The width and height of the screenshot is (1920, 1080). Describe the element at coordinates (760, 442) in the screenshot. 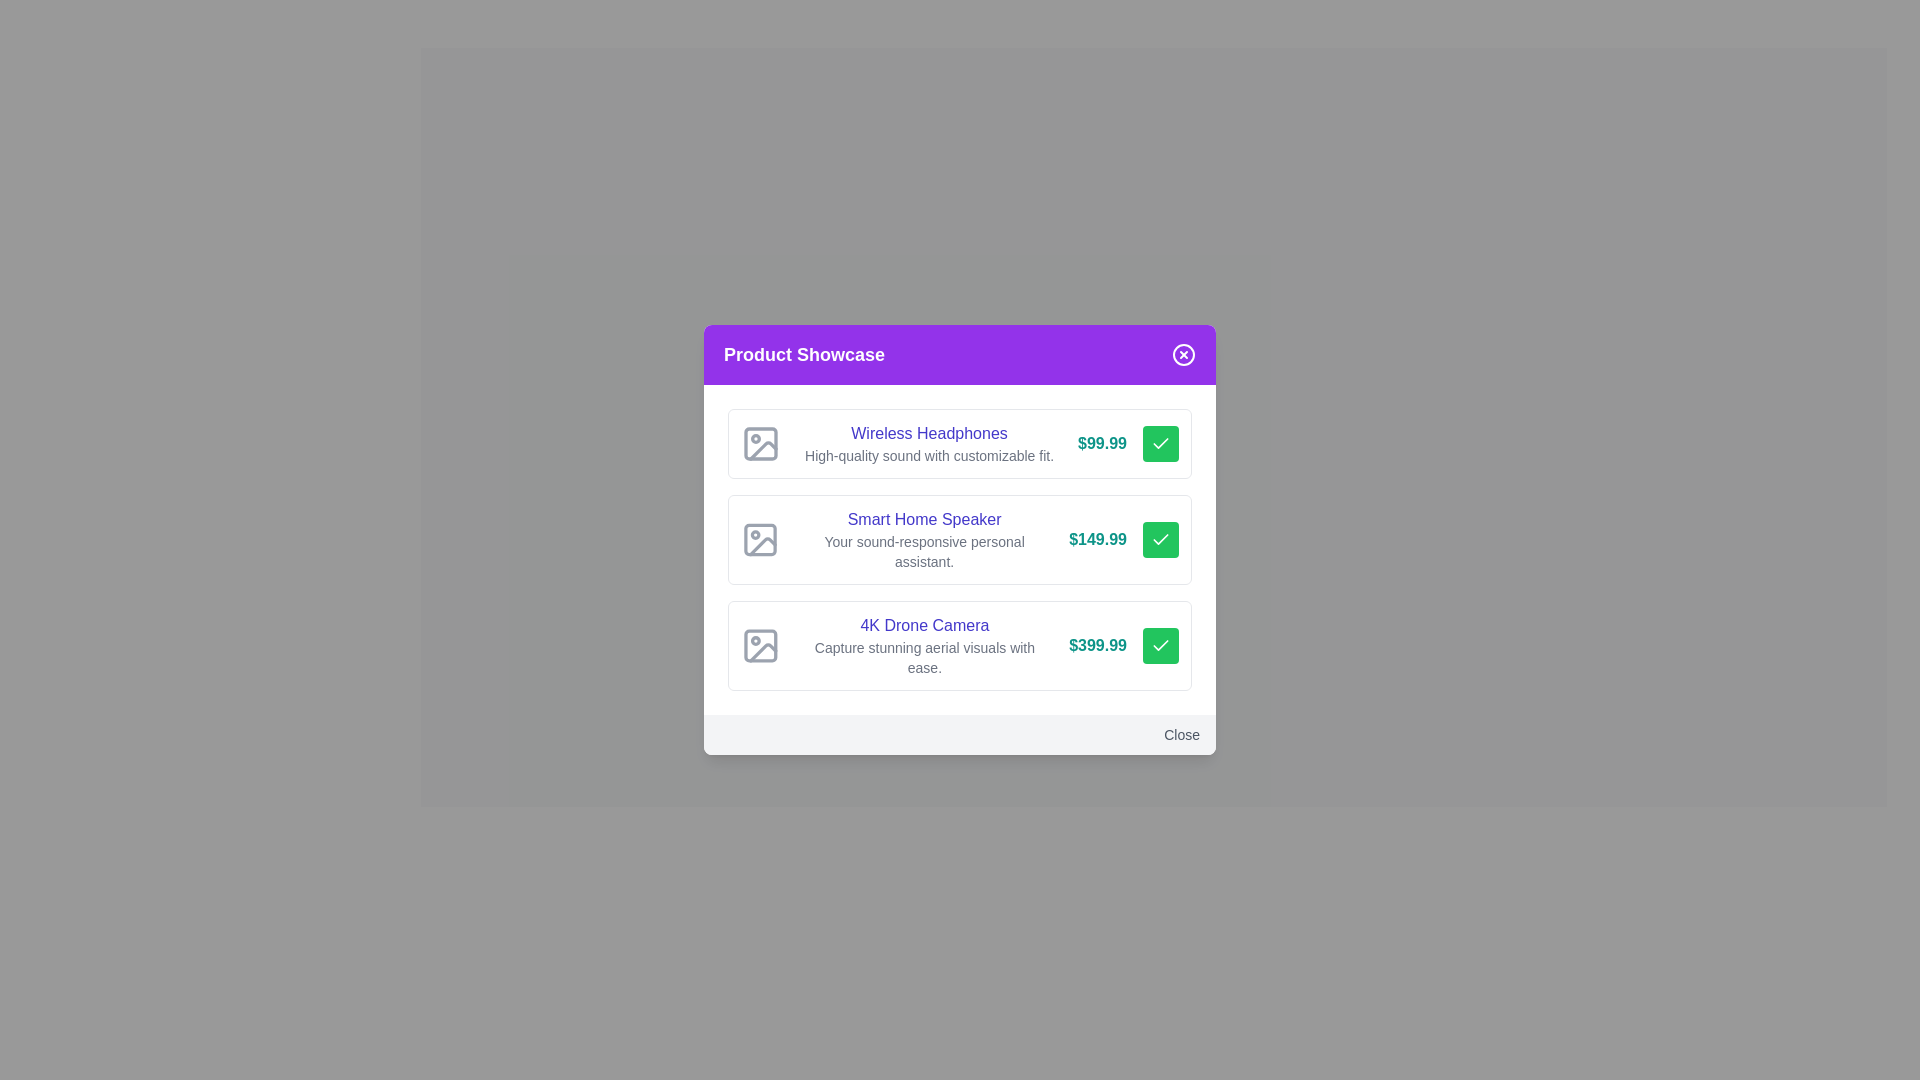

I see `the background frame of the SVG icon for the first product in the 'Product Showcase' list, which is positioned to the left of 'Wireless Headphones'` at that location.